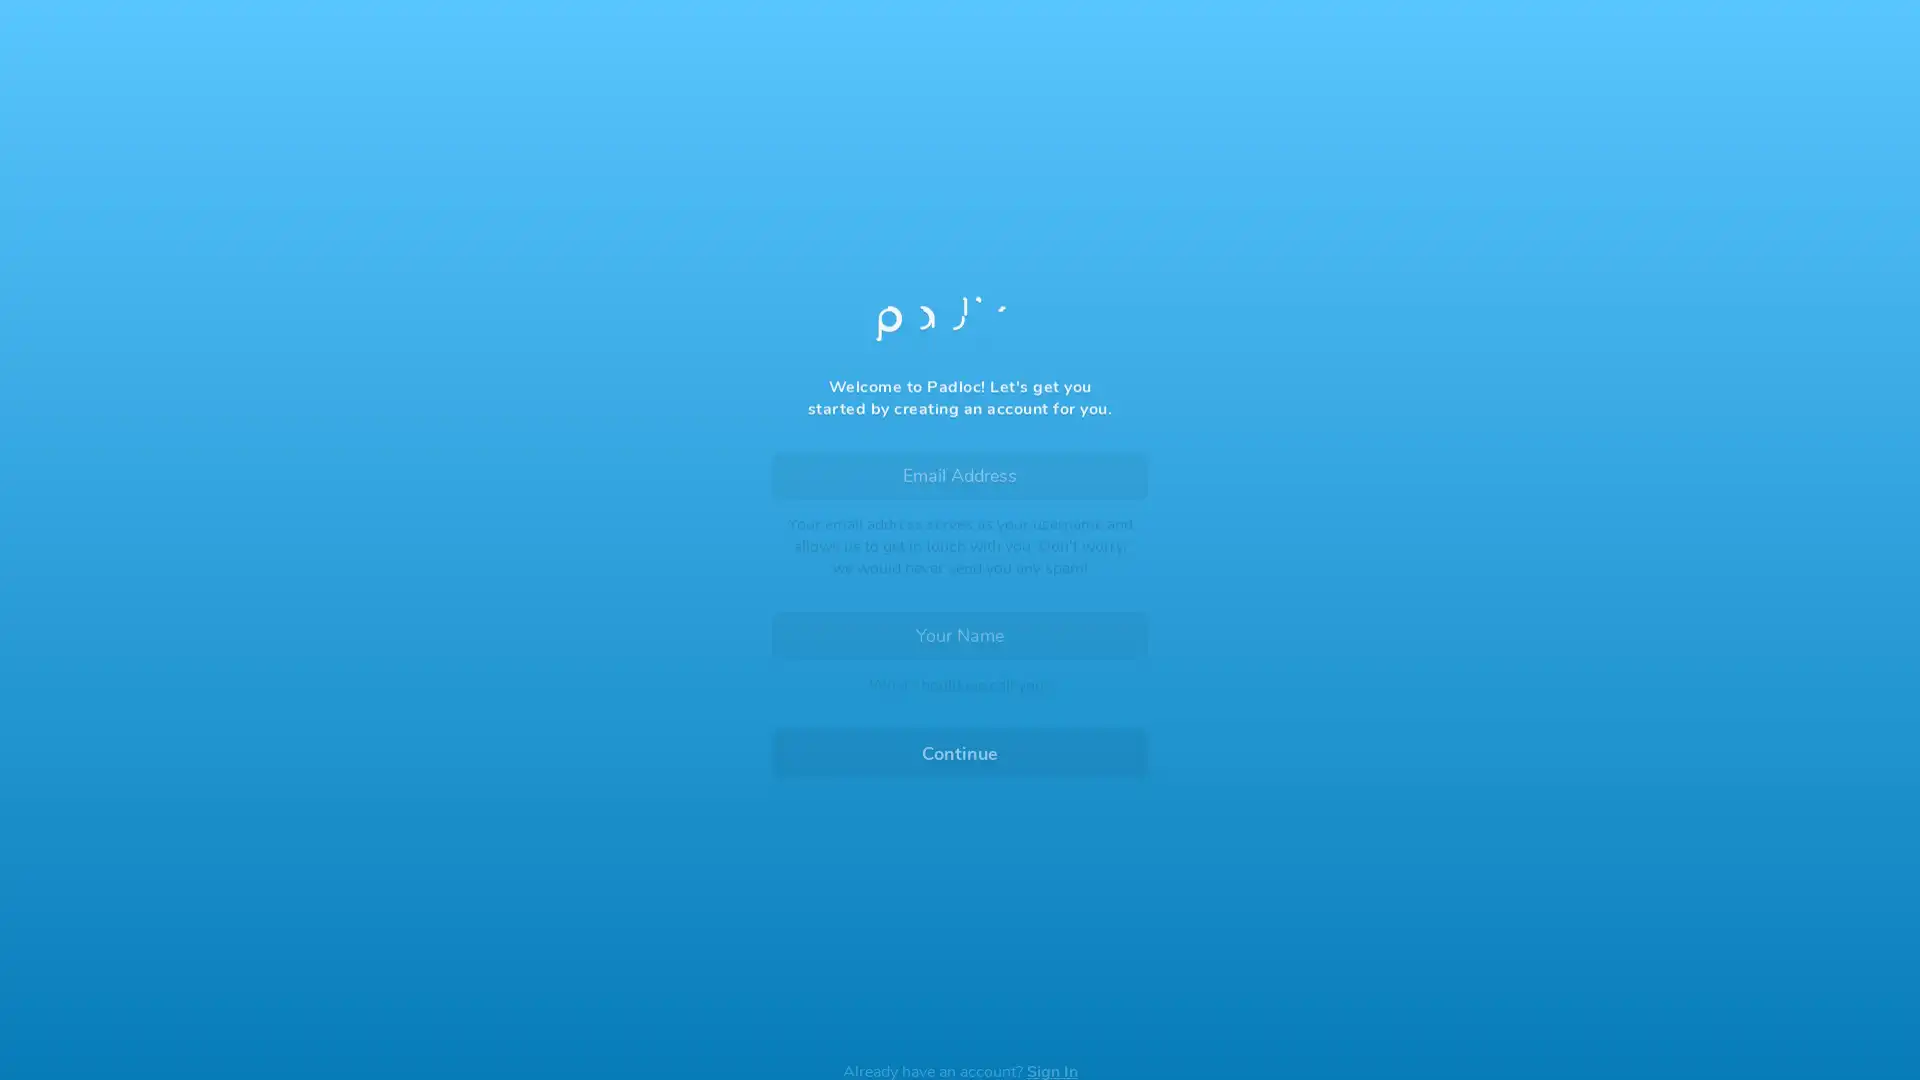 Image resolution: width=1920 pixels, height=1080 pixels. I want to click on Login, so click(960, 604).